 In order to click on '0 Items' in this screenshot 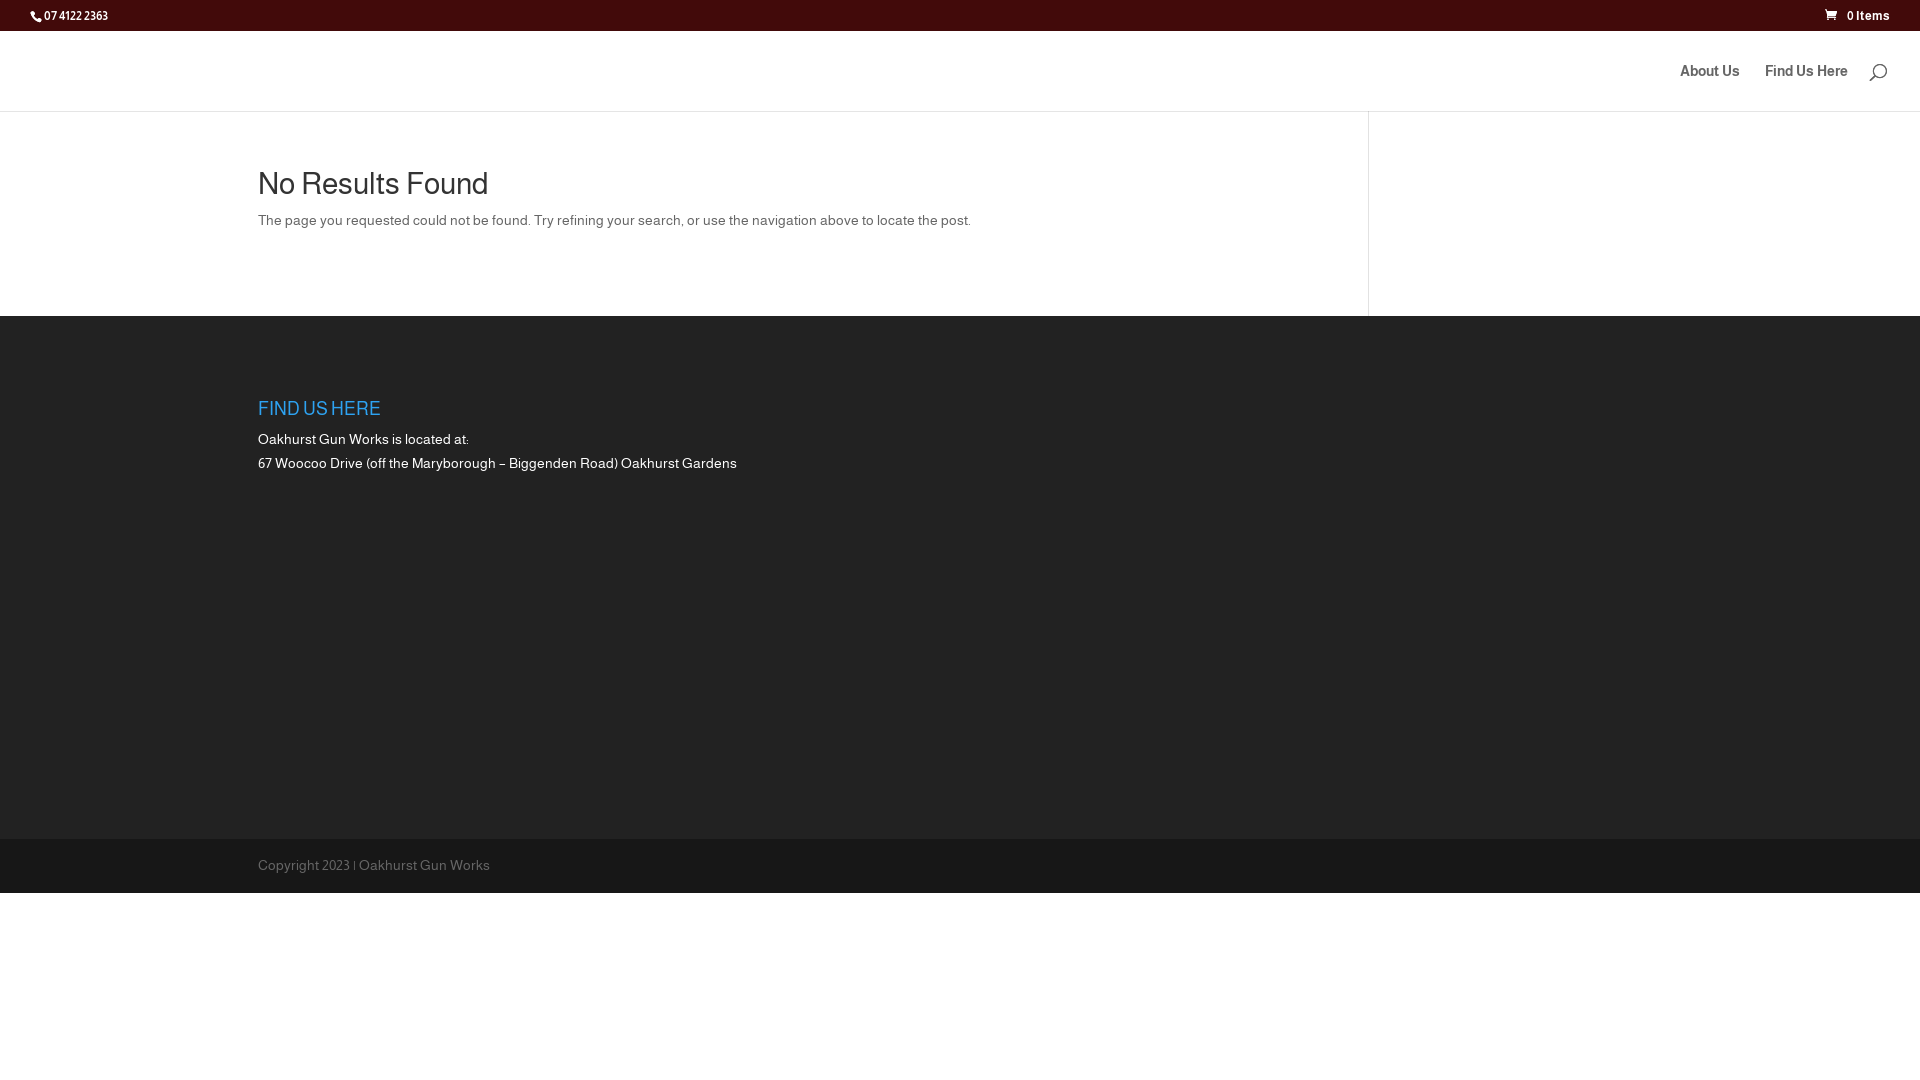, I will do `click(1824, 15)`.